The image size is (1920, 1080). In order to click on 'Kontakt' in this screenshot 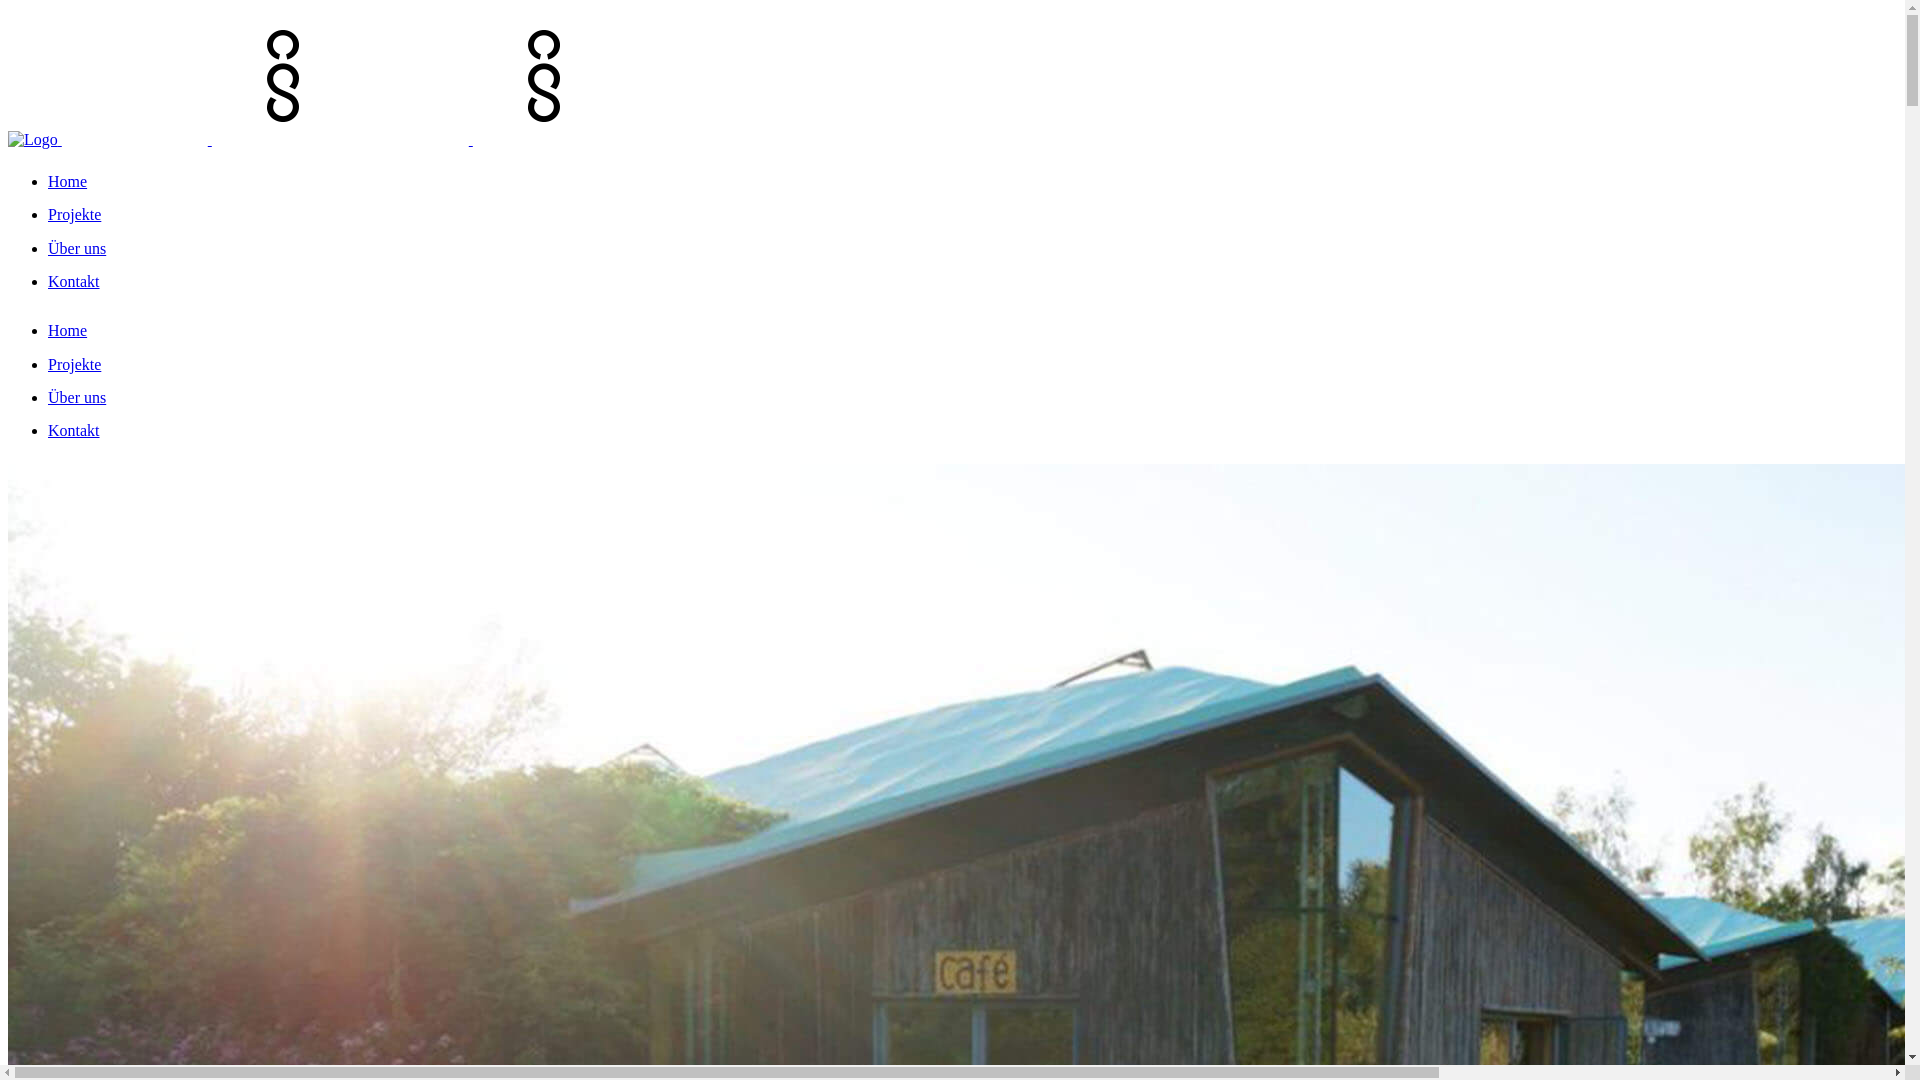, I will do `click(73, 429)`.